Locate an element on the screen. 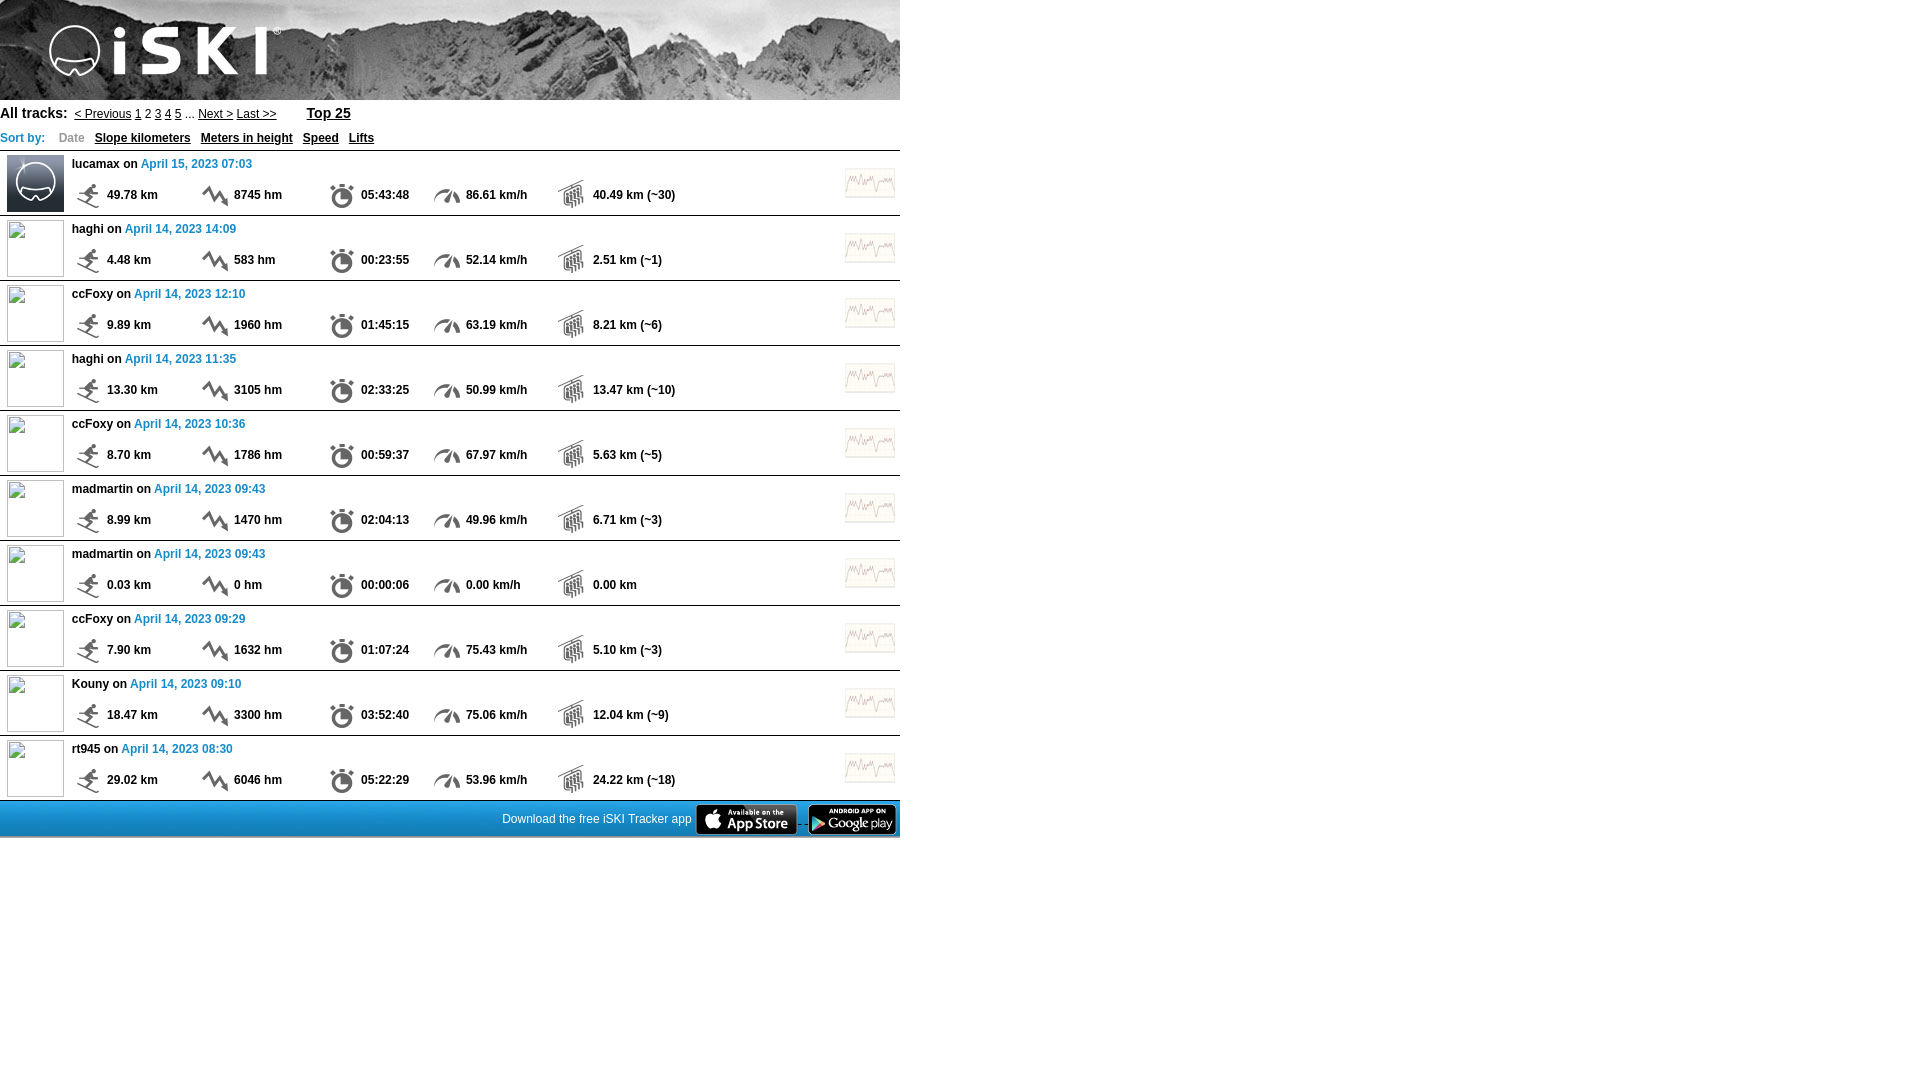 The height and width of the screenshot is (1080, 1920). 'Slope kilometers' is located at coordinates (94, 136).